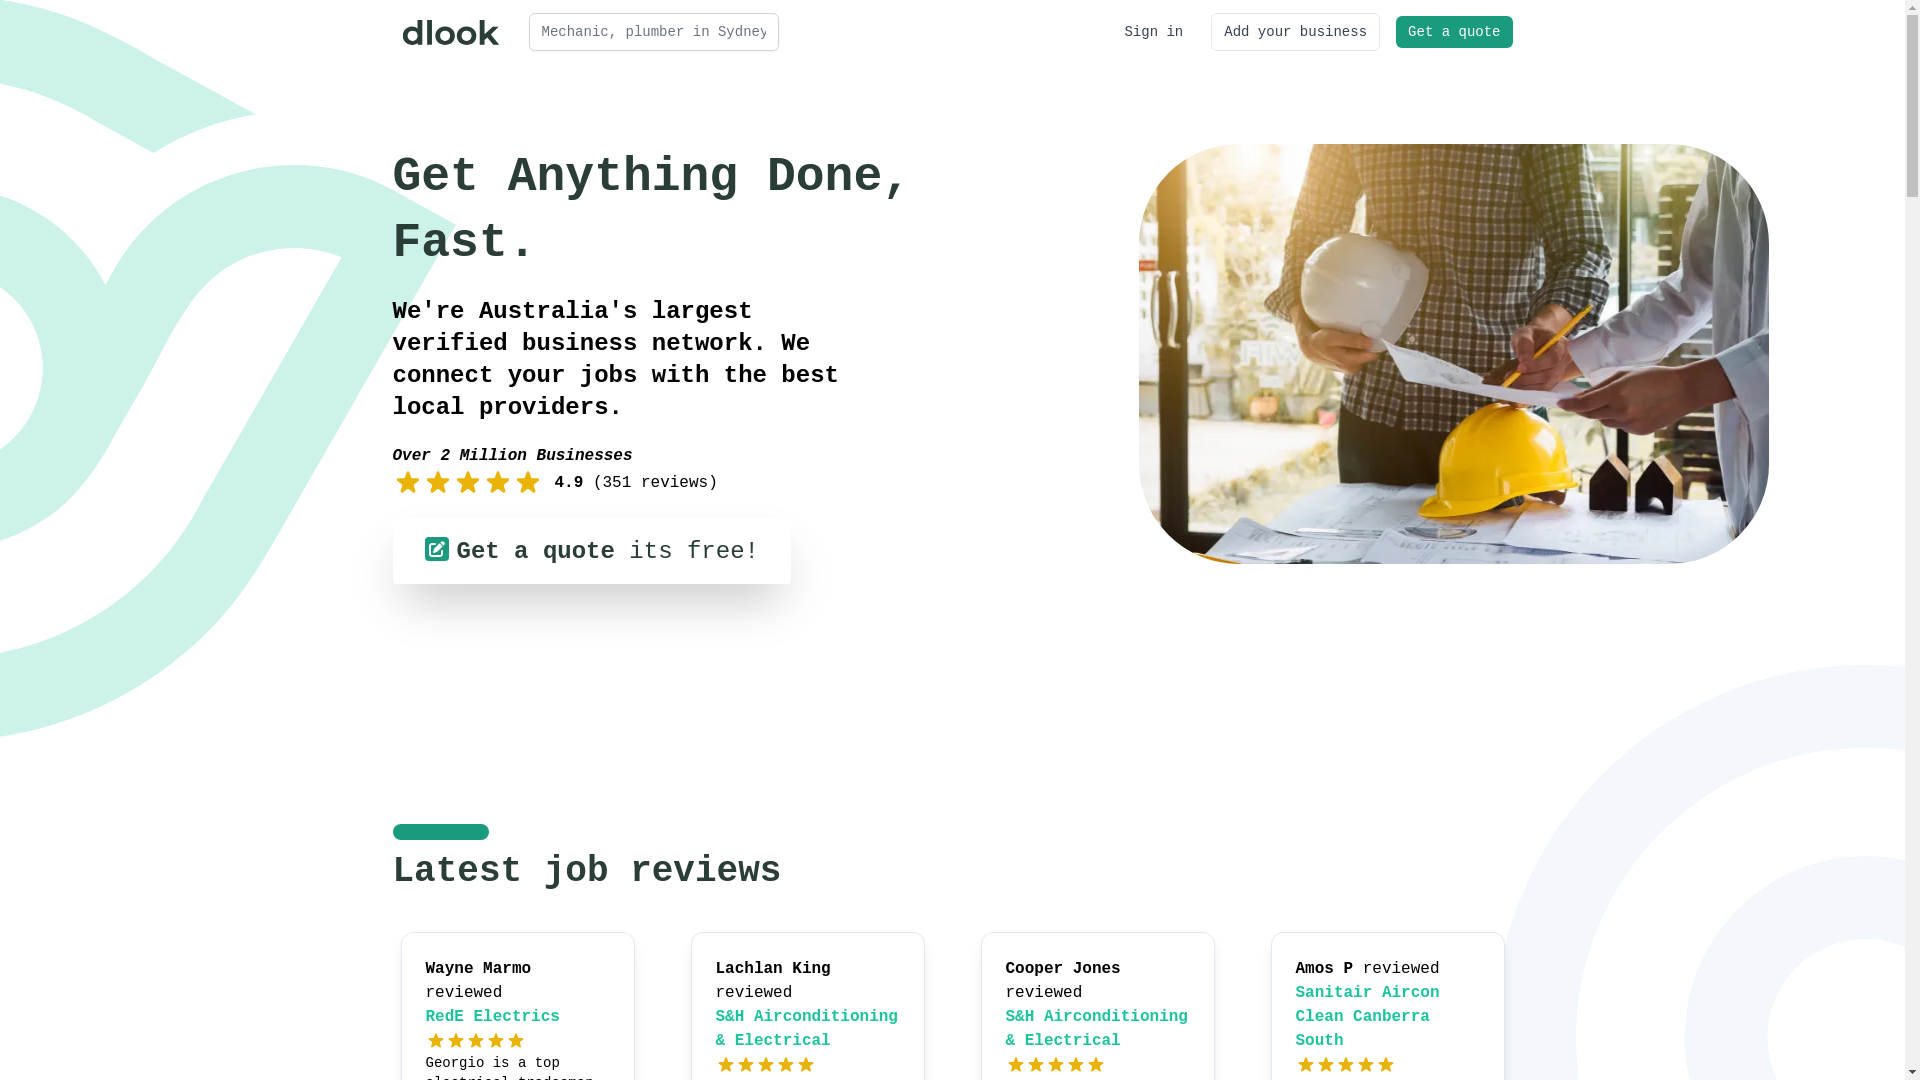 The width and height of the screenshot is (1920, 1080). Describe the element at coordinates (1096, 1029) in the screenshot. I see `'S&H Airconditioning & Electrical'` at that location.